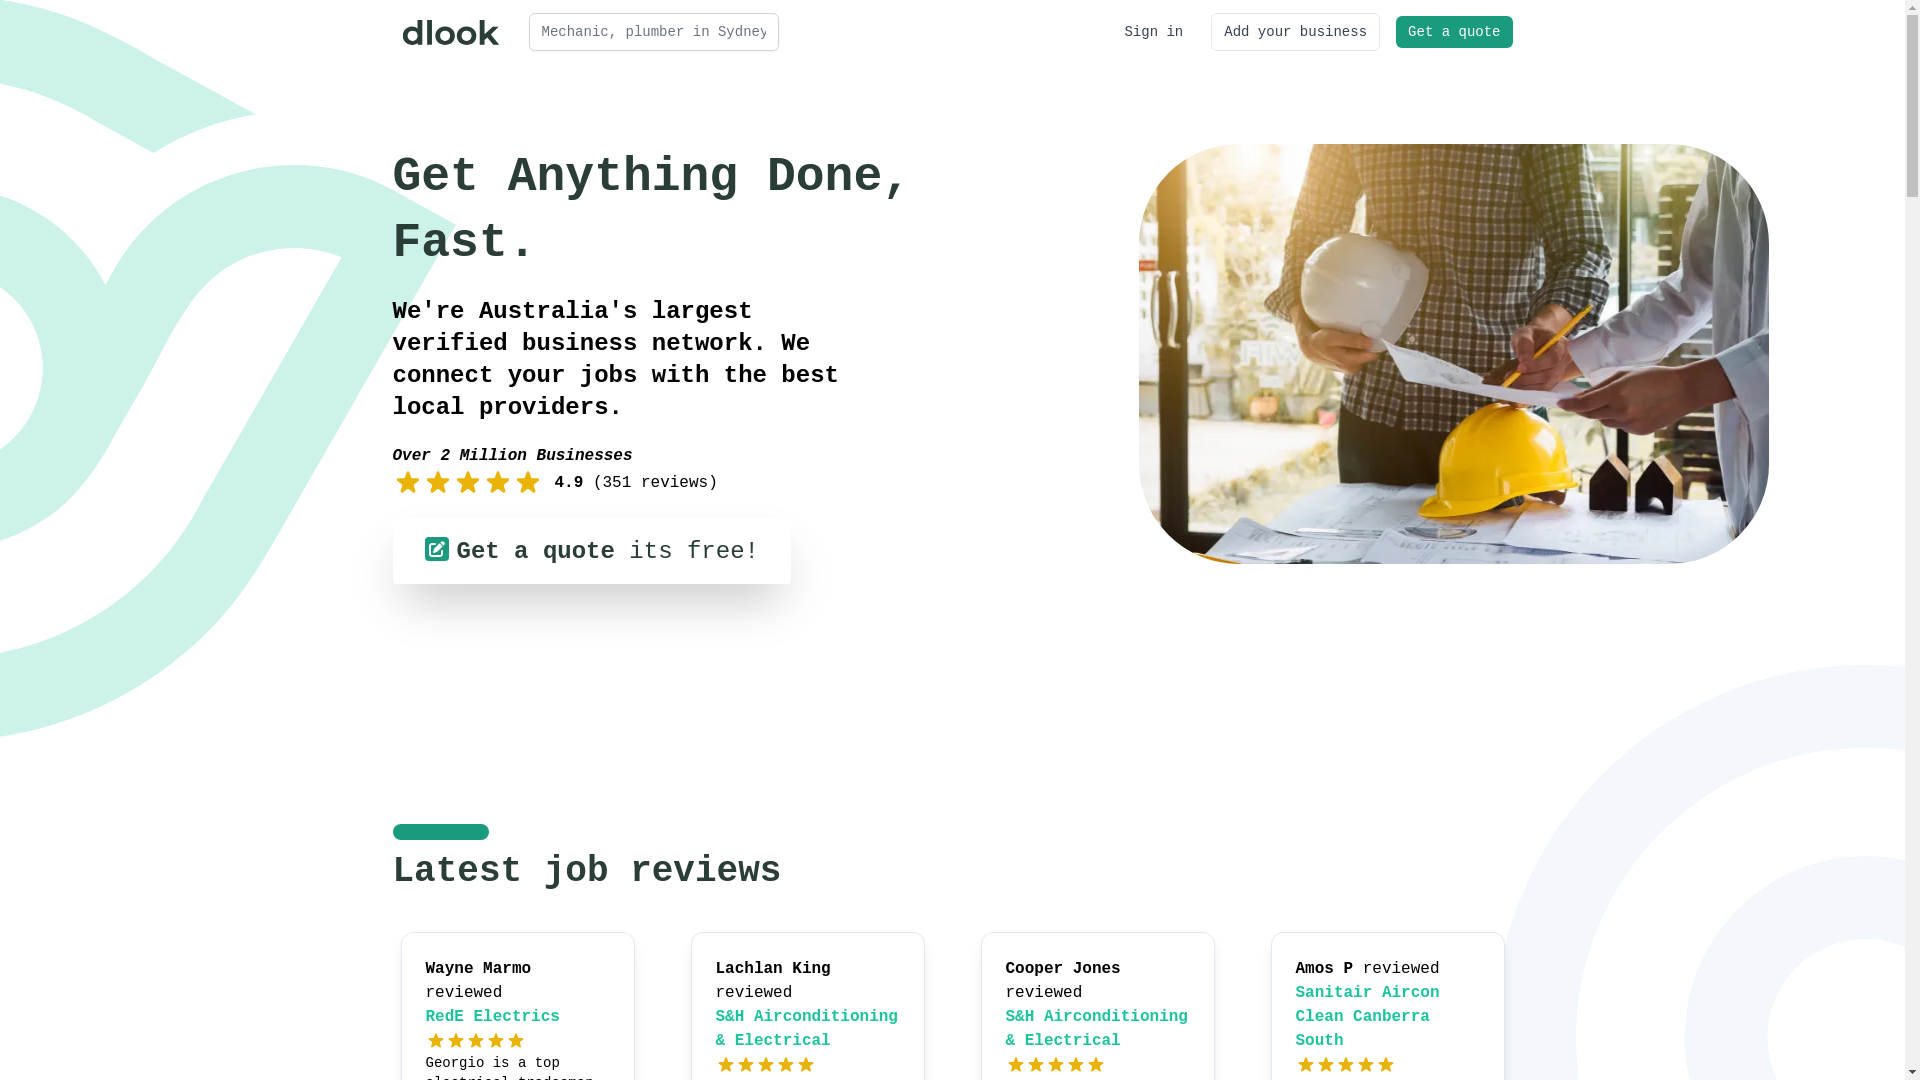 The width and height of the screenshot is (1920, 1080). Describe the element at coordinates (1096, 1029) in the screenshot. I see `'S&H Airconditioning & Electrical'` at that location.